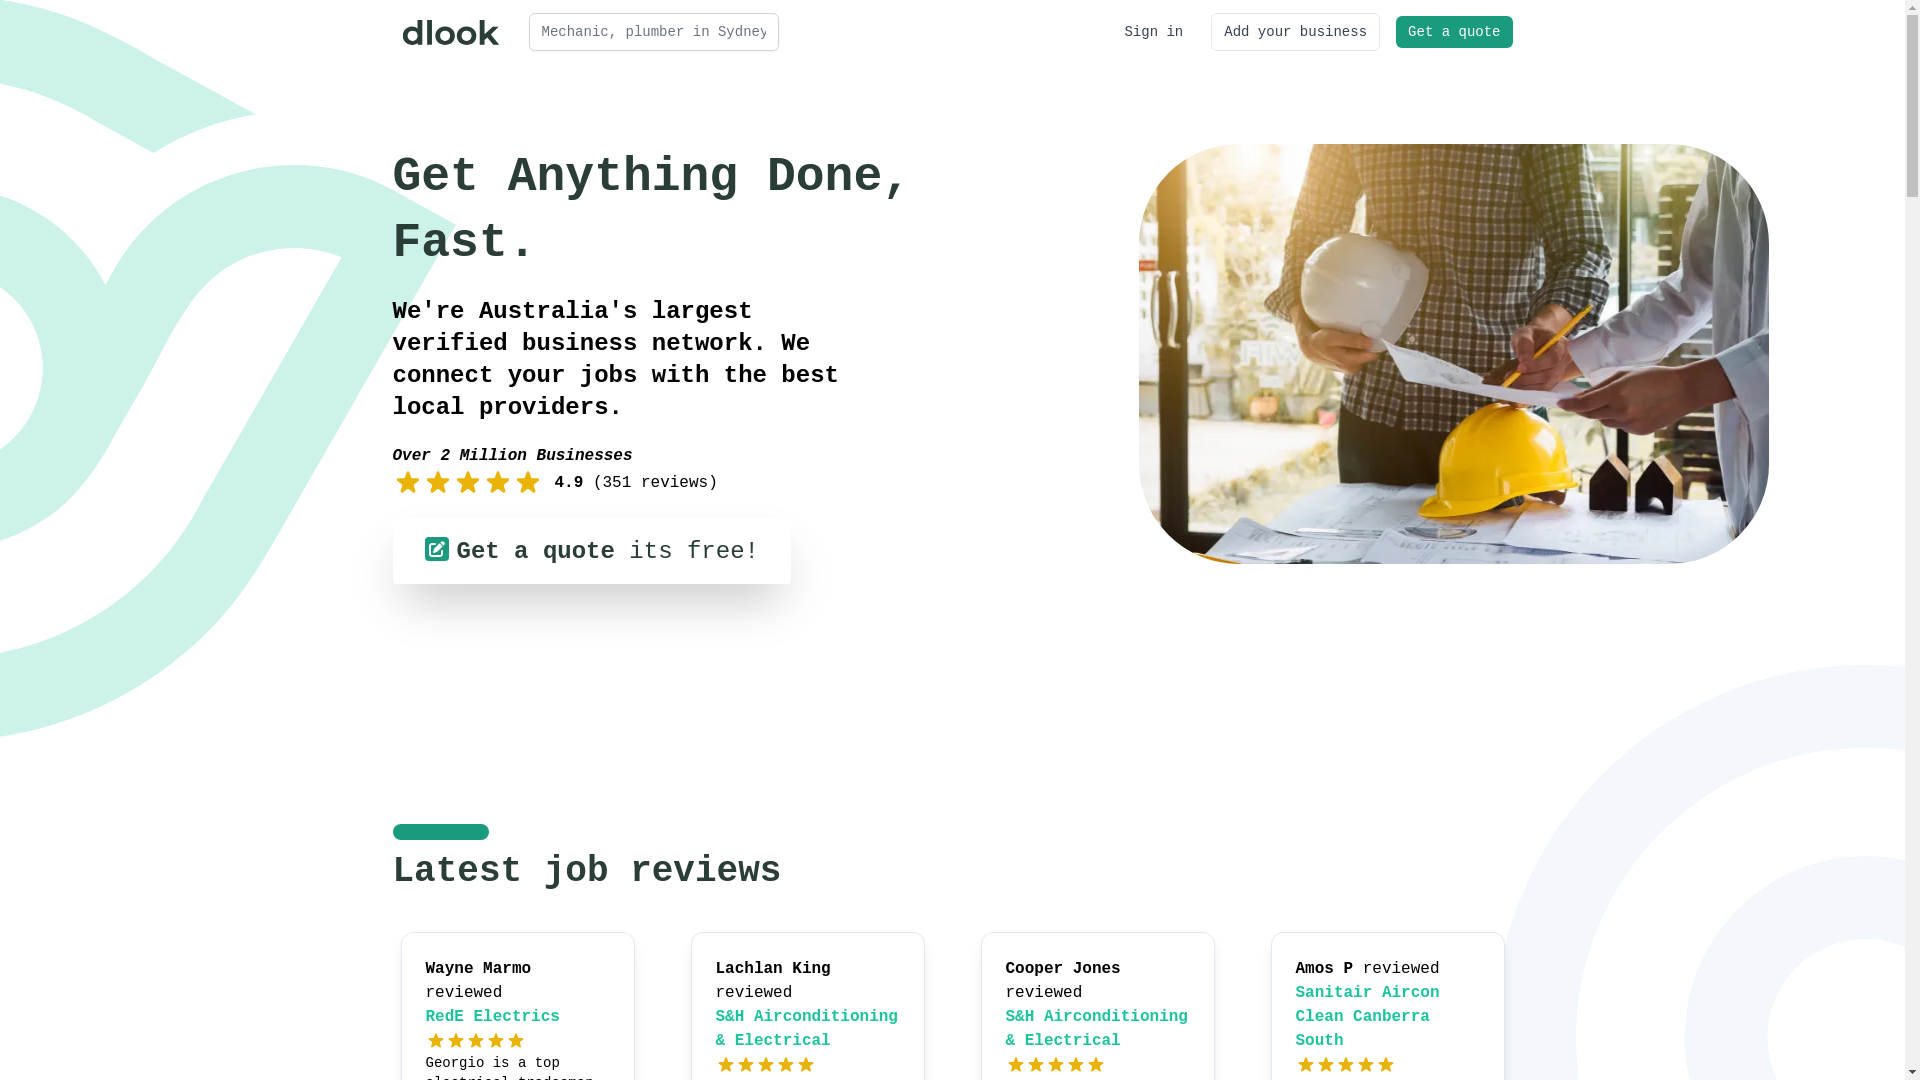 The width and height of the screenshot is (1920, 1080). Describe the element at coordinates (1096, 1029) in the screenshot. I see `'S&H Airconditioning & Electrical'` at that location.